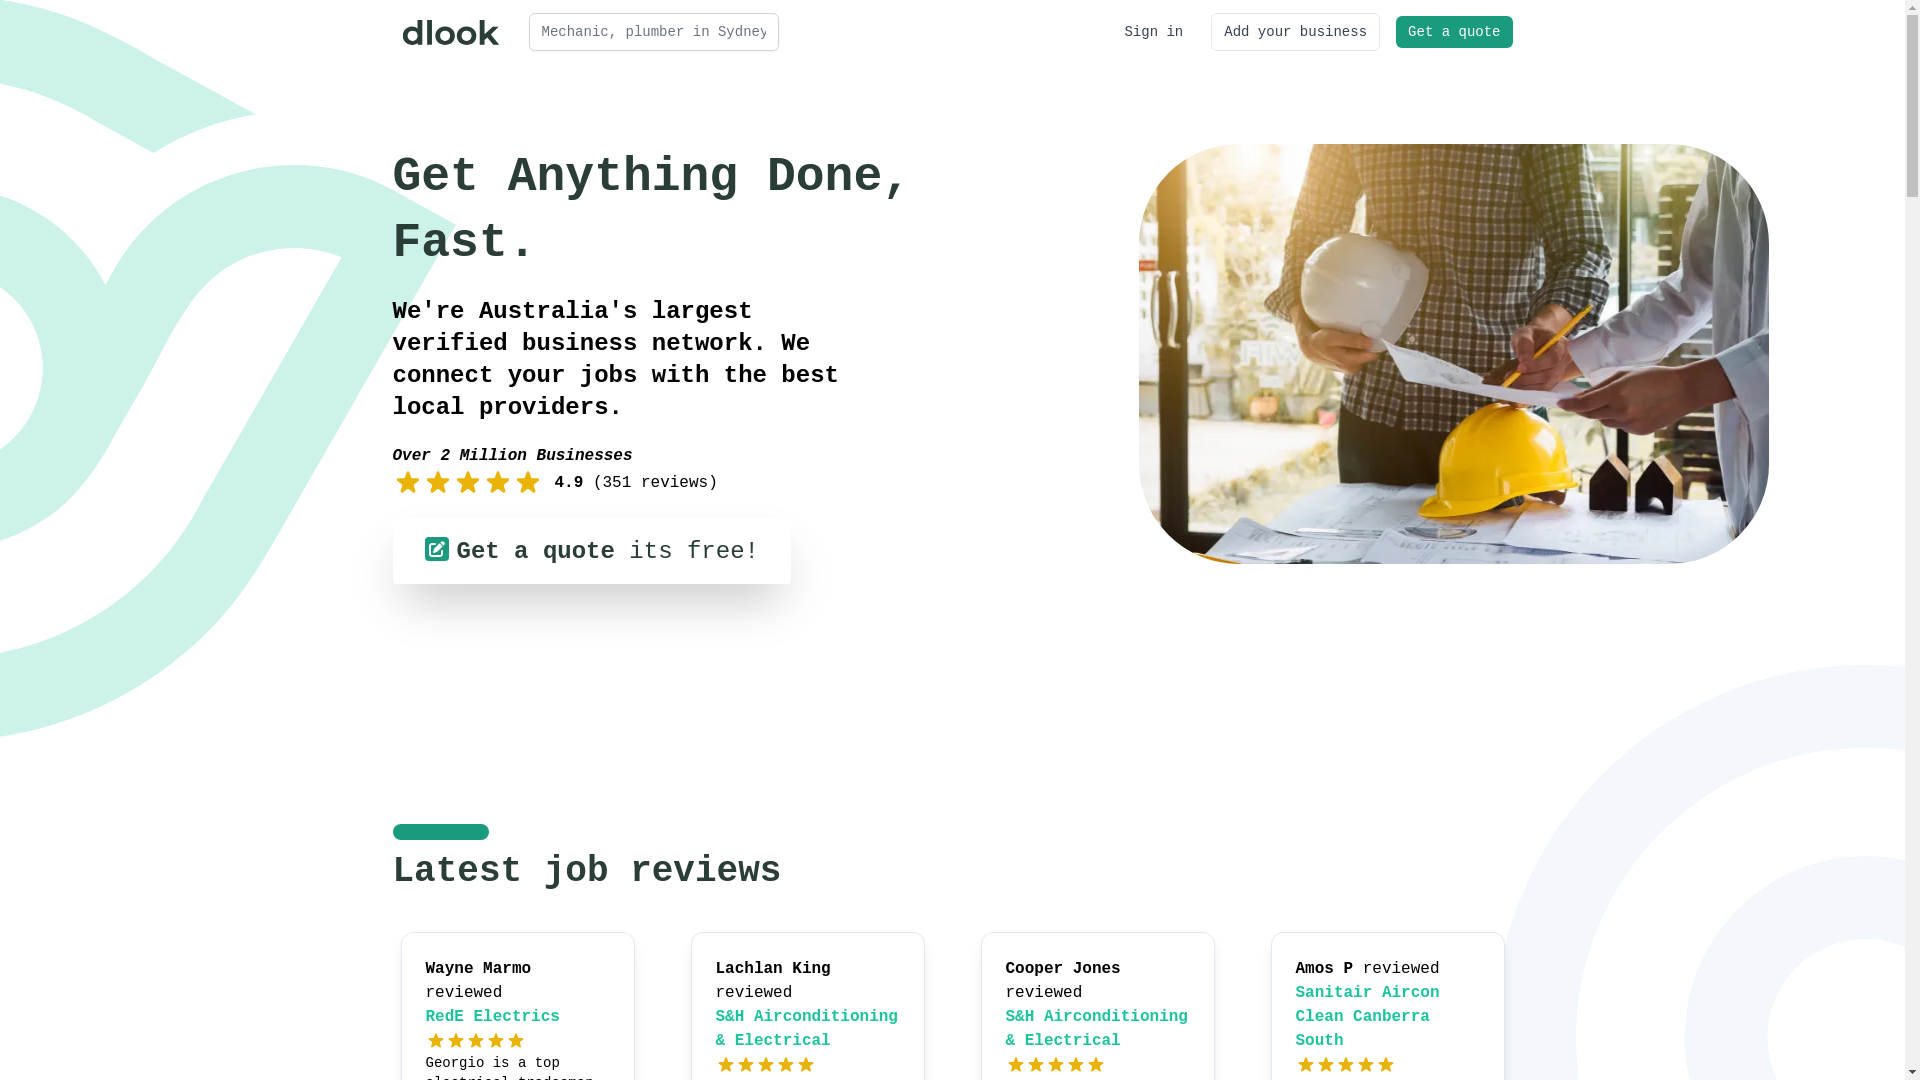 The width and height of the screenshot is (1920, 1080). Describe the element at coordinates (1096, 1029) in the screenshot. I see `'S&H Airconditioning & Electrical'` at that location.